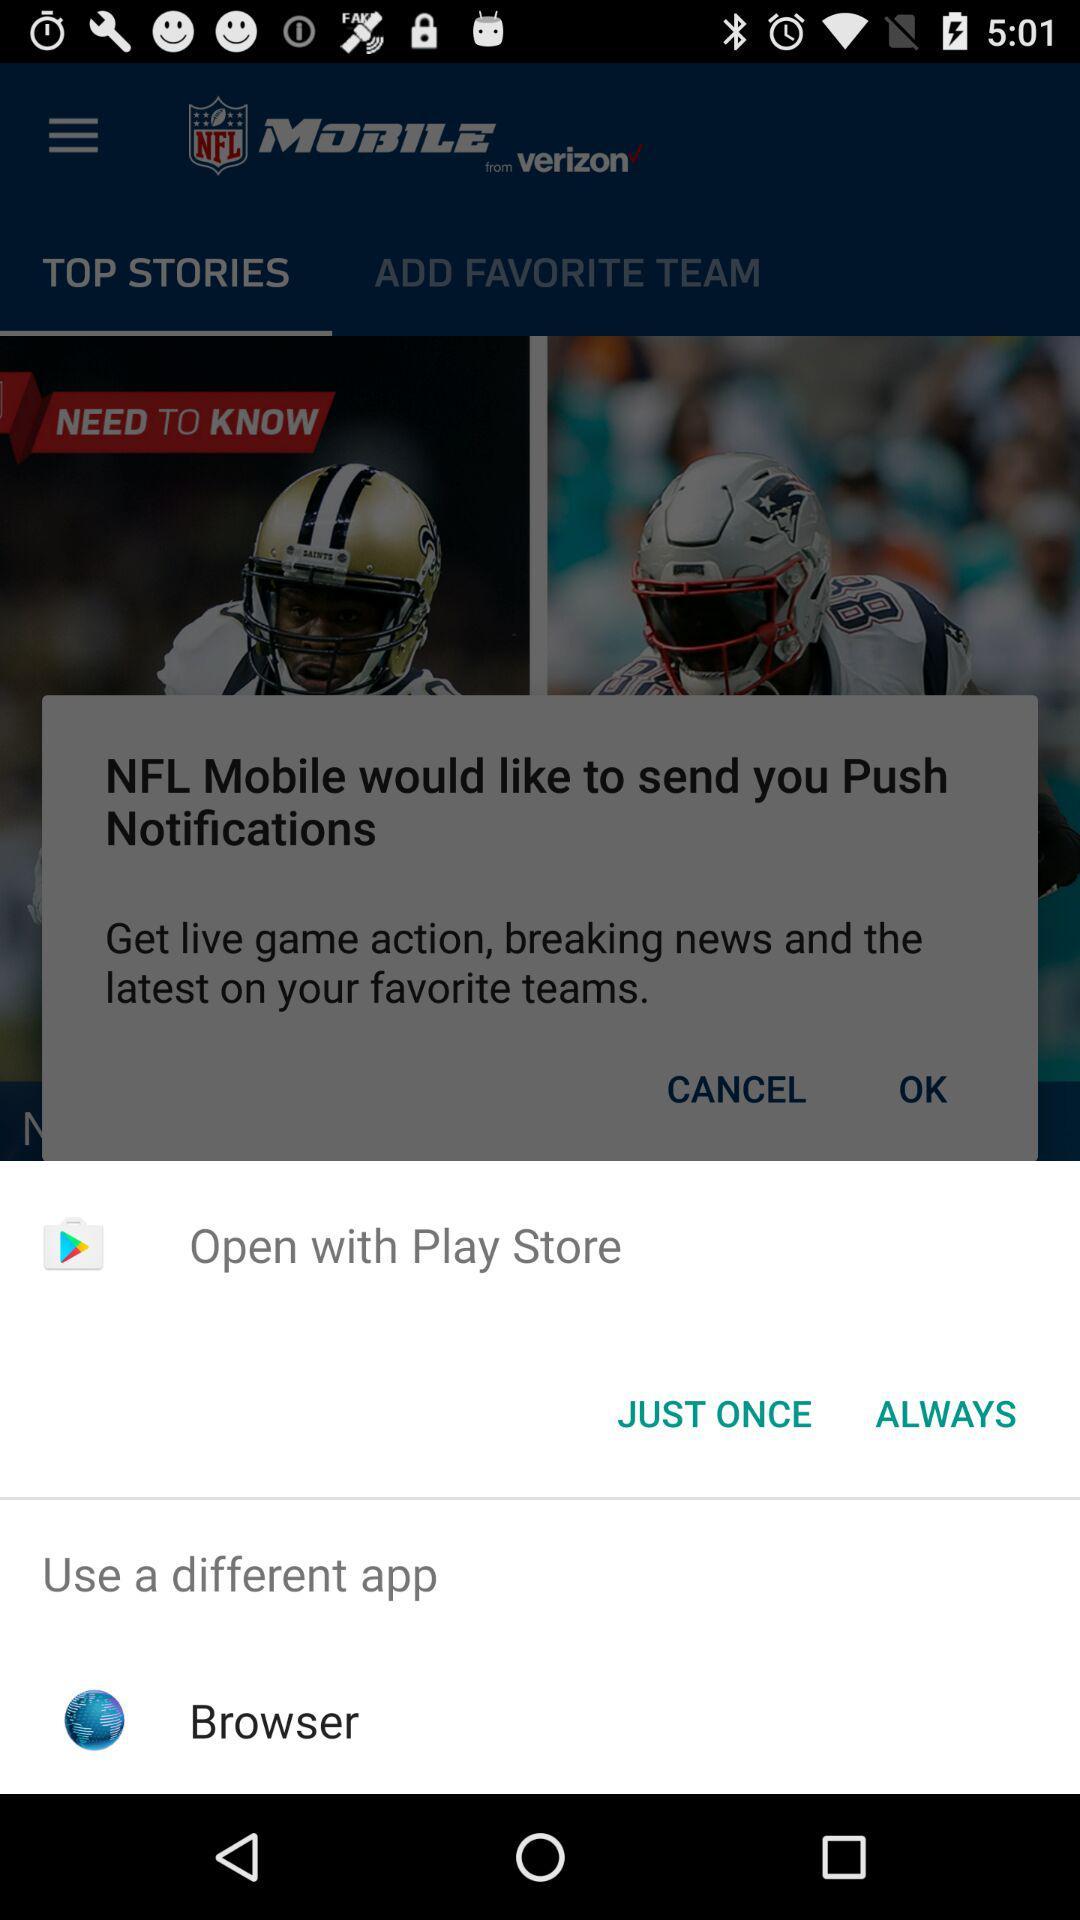 The width and height of the screenshot is (1080, 1920). What do you see at coordinates (540, 1572) in the screenshot?
I see `the use a different icon` at bounding box center [540, 1572].